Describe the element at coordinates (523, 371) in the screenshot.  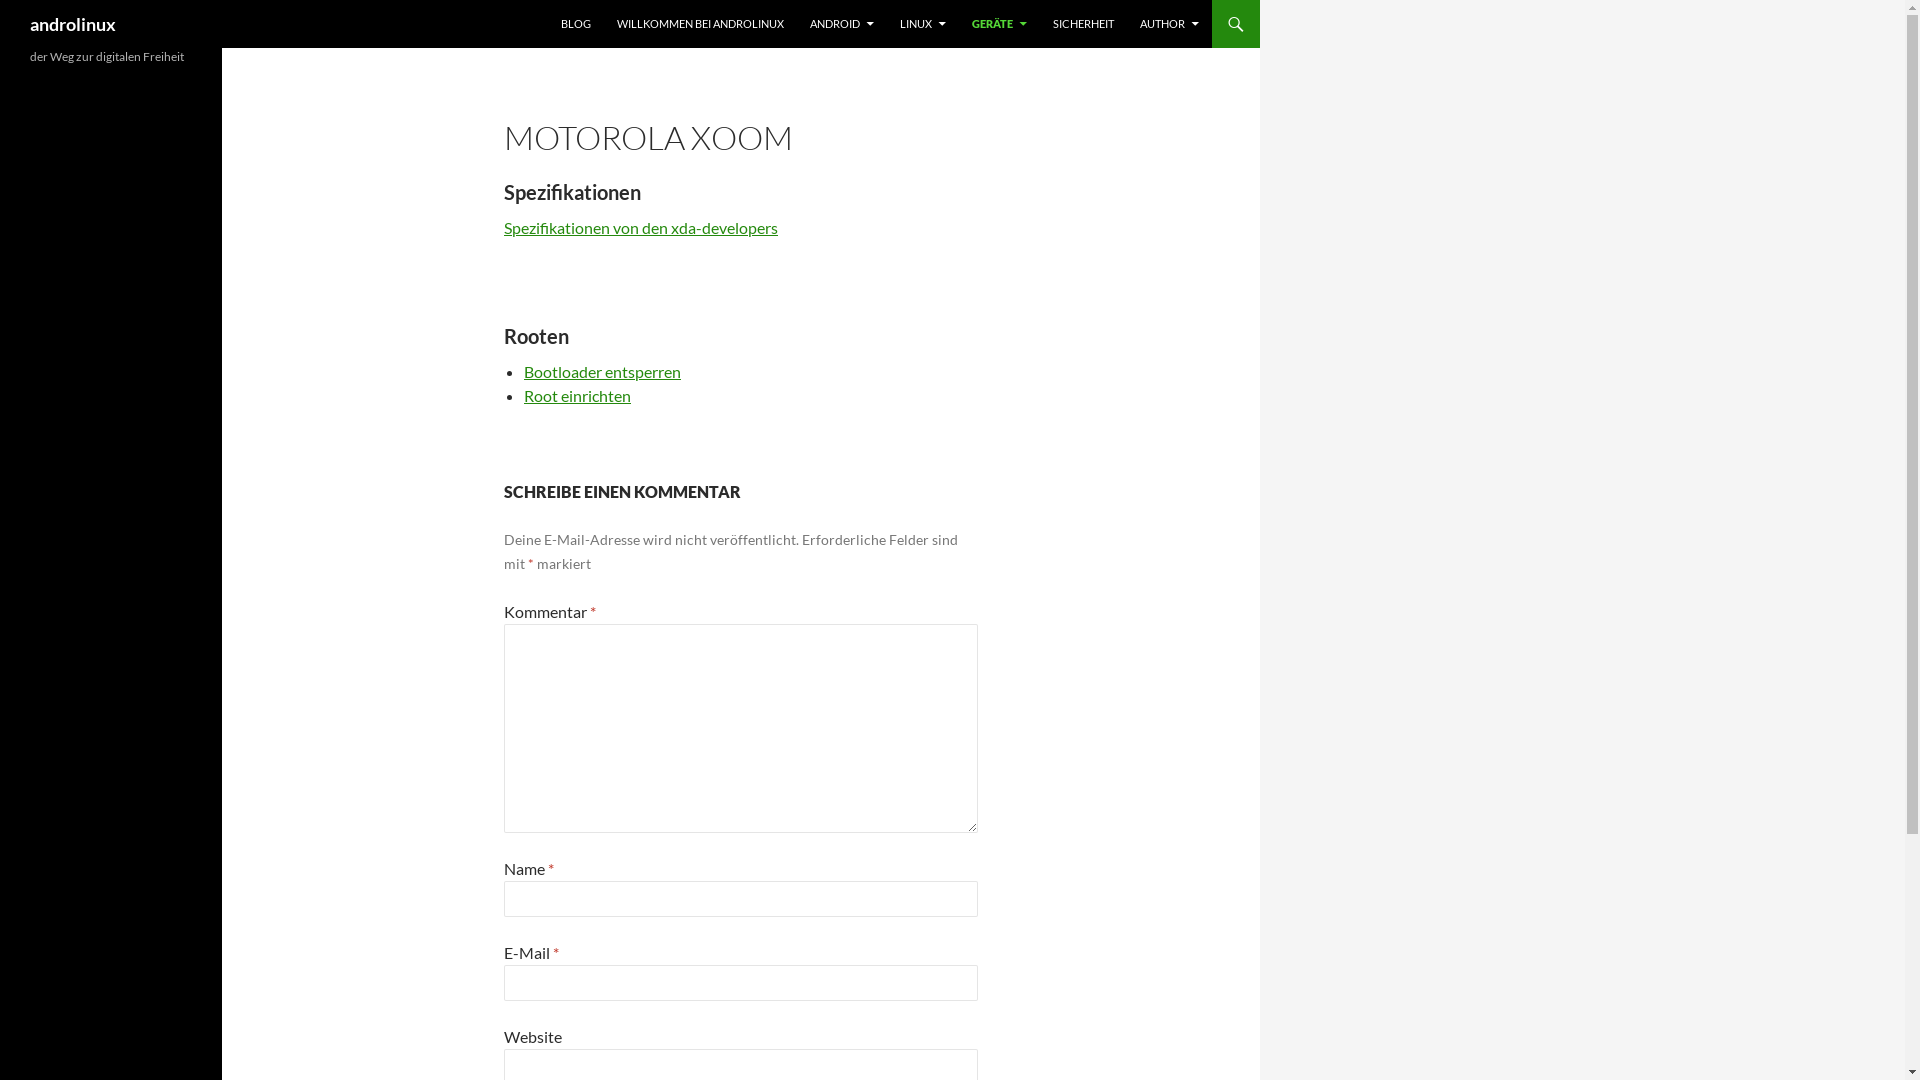
I see `'Bootloader entsperren'` at that location.